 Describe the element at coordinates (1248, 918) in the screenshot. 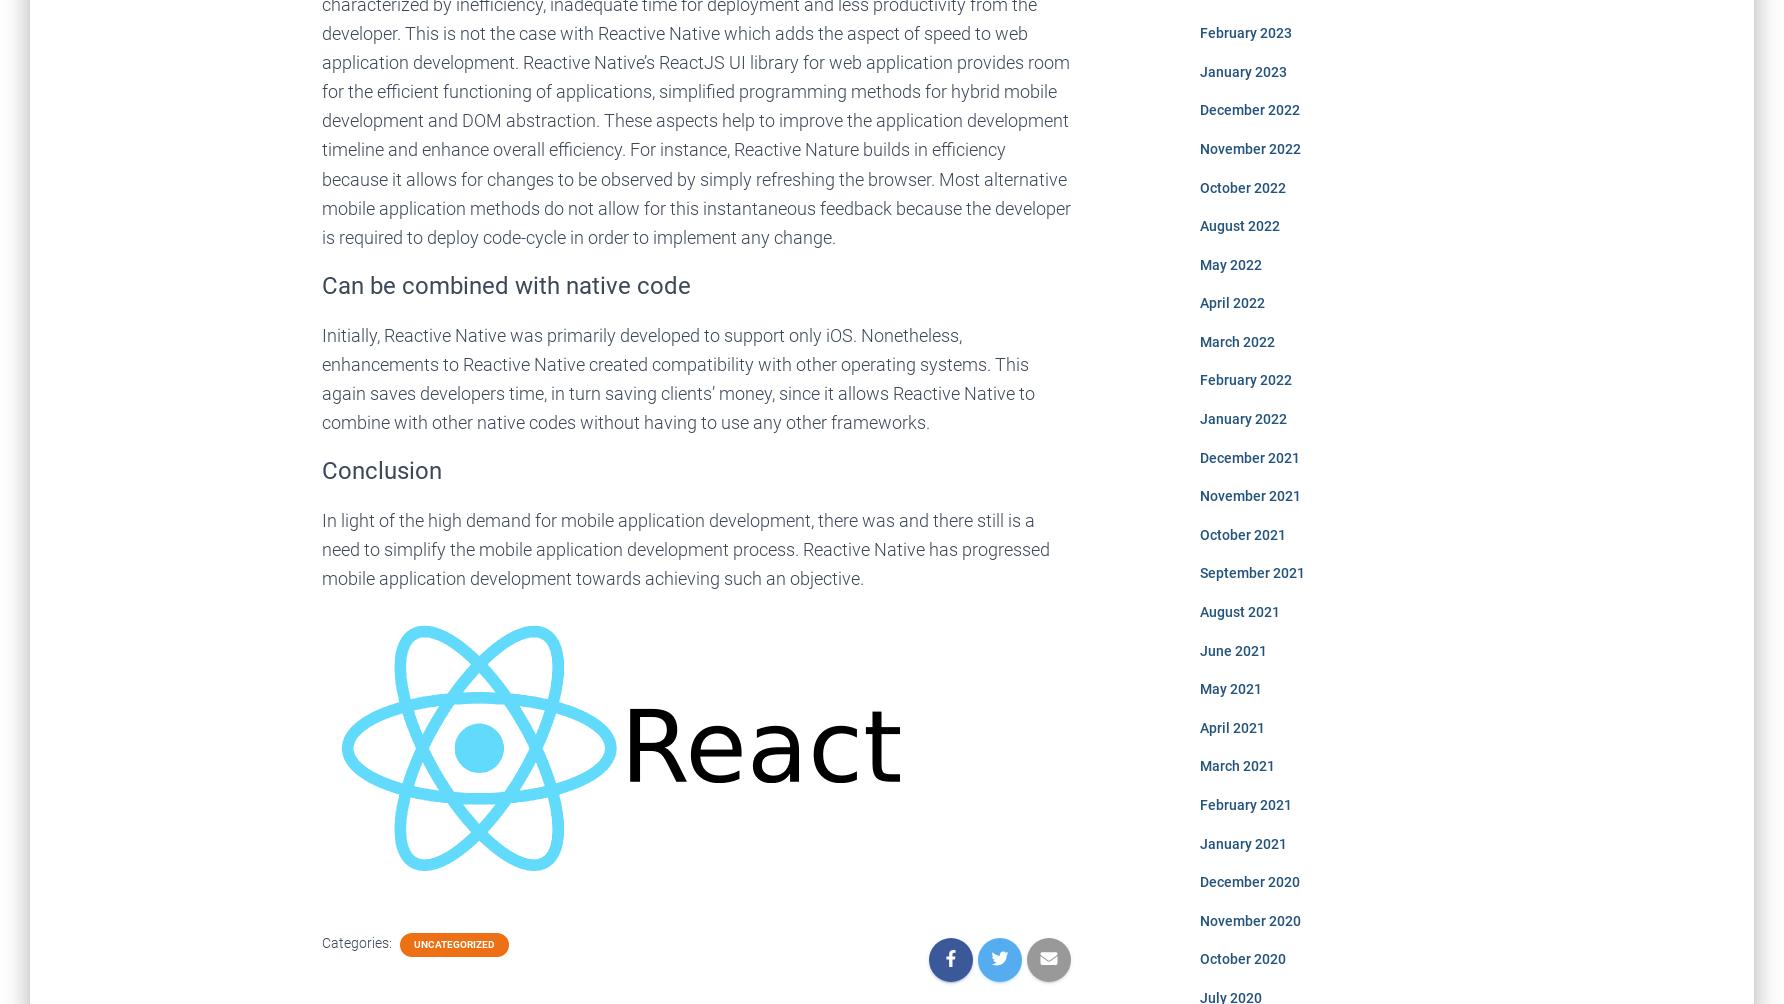

I see `'November 2020'` at that location.